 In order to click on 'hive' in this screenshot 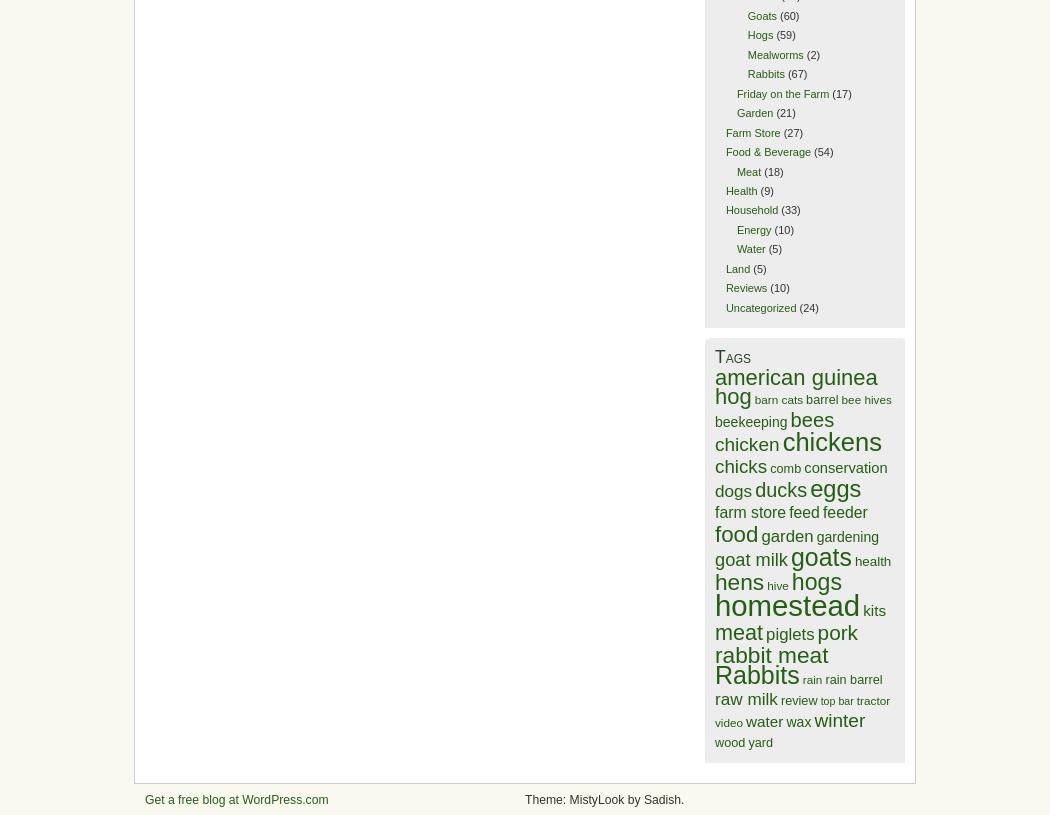, I will do `click(777, 583)`.